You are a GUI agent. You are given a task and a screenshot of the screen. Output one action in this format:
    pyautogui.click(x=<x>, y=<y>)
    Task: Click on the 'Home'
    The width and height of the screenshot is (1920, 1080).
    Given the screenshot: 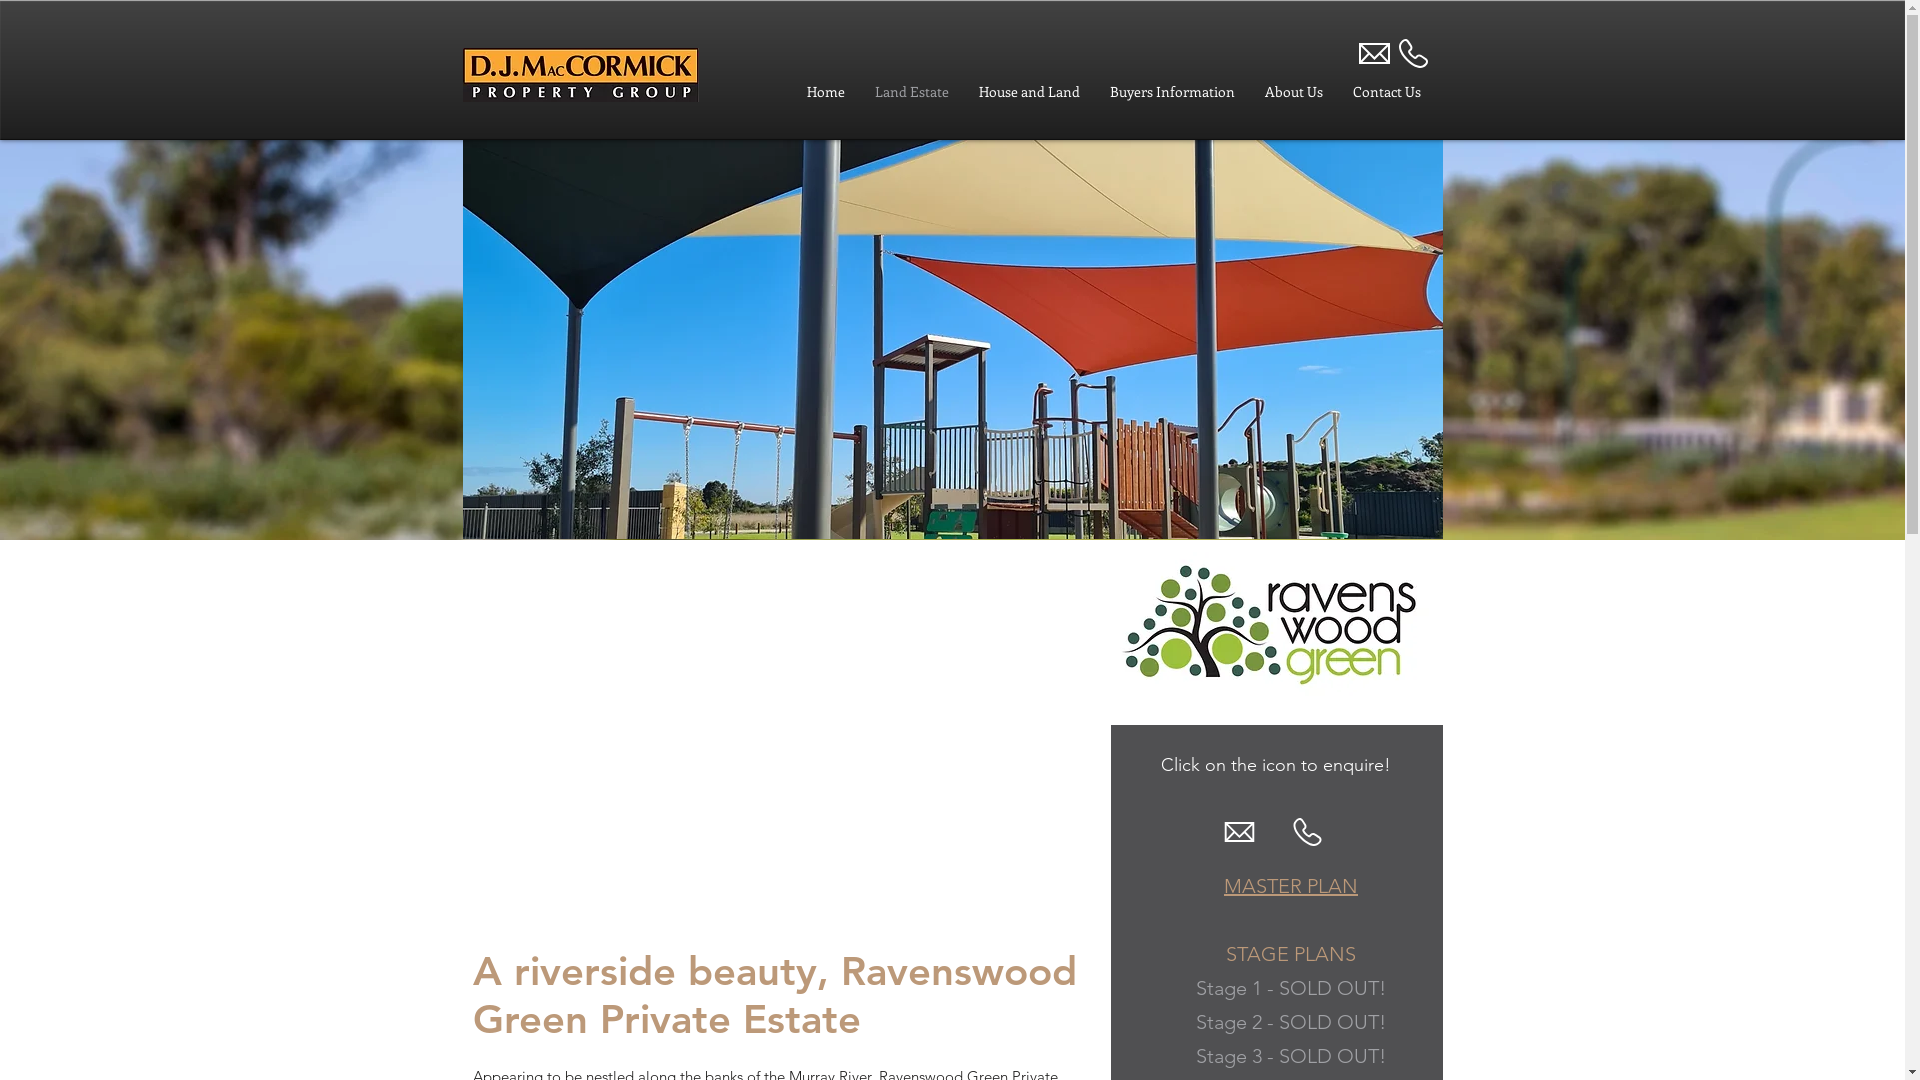 What is the action you would take?
    pyautogui.click(x=791, y=92)
    